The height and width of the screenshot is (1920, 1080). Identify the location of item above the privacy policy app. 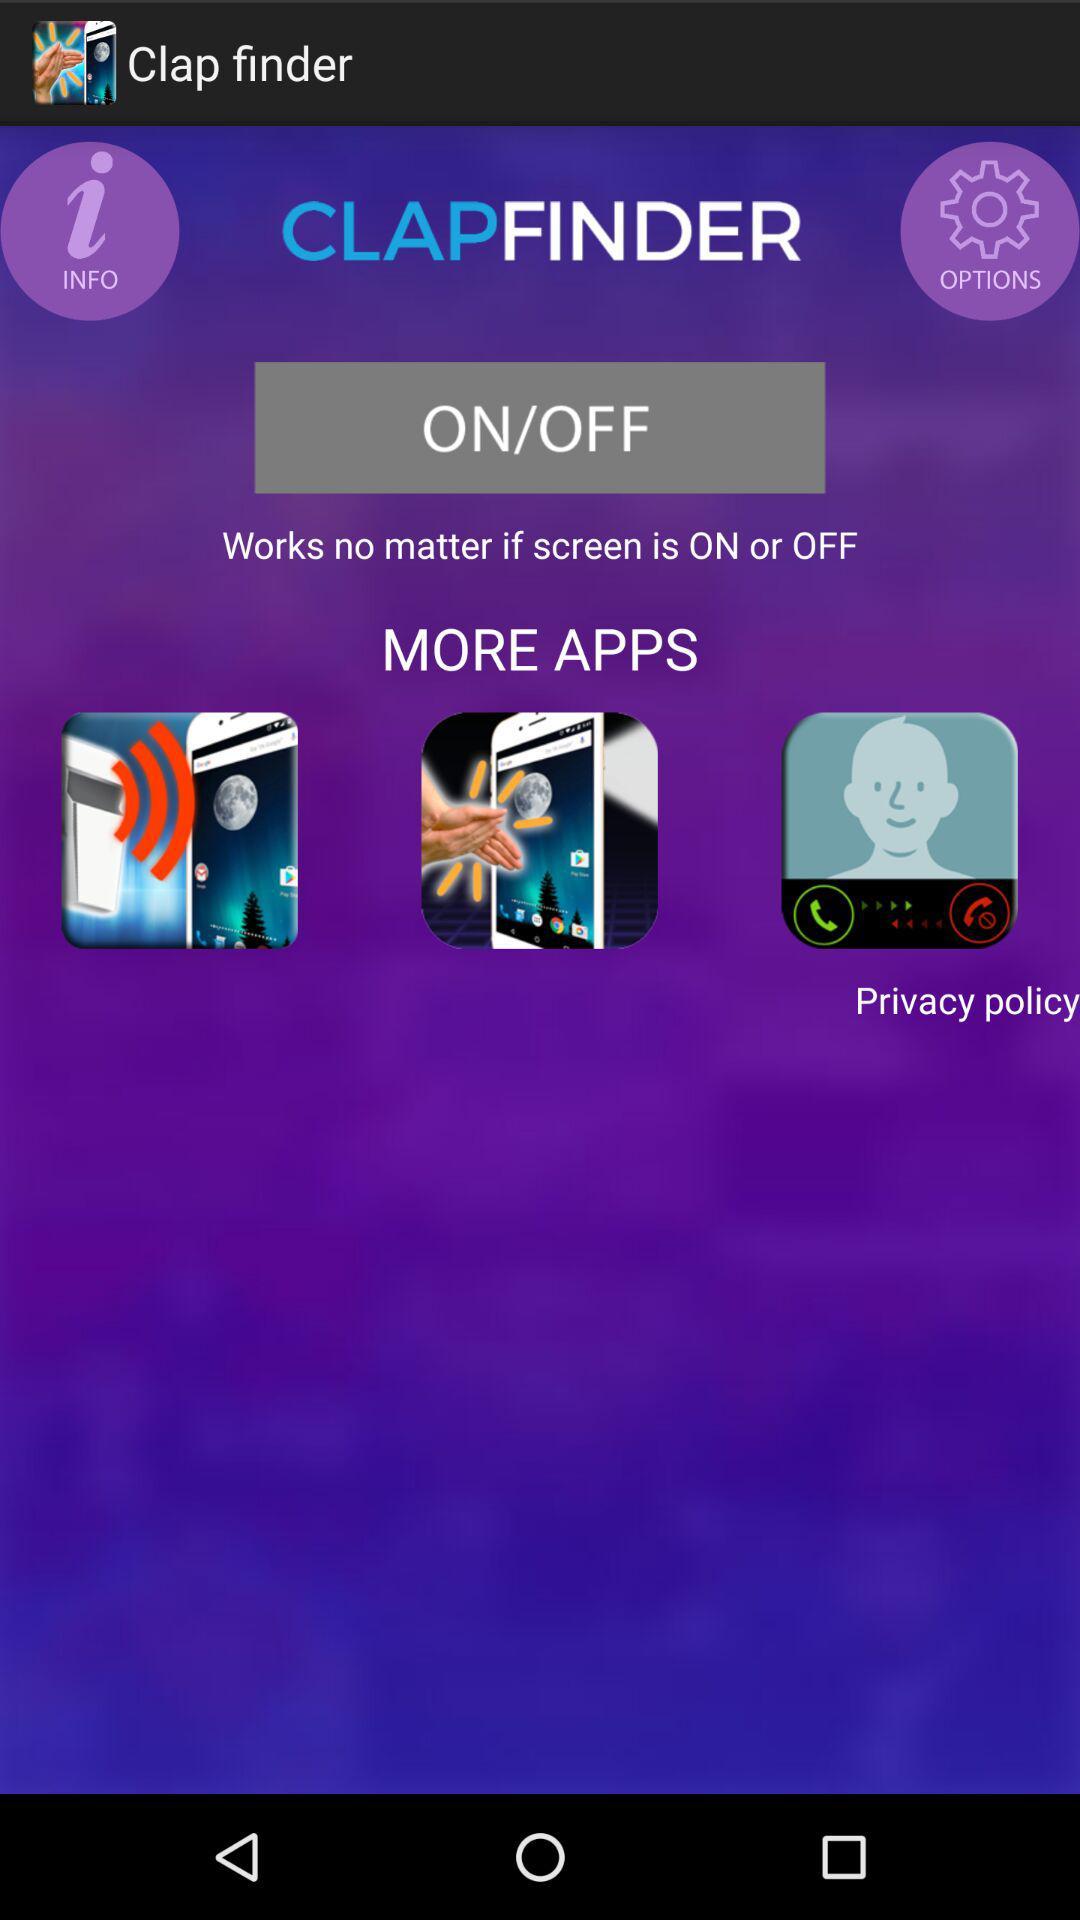
(898, 830).